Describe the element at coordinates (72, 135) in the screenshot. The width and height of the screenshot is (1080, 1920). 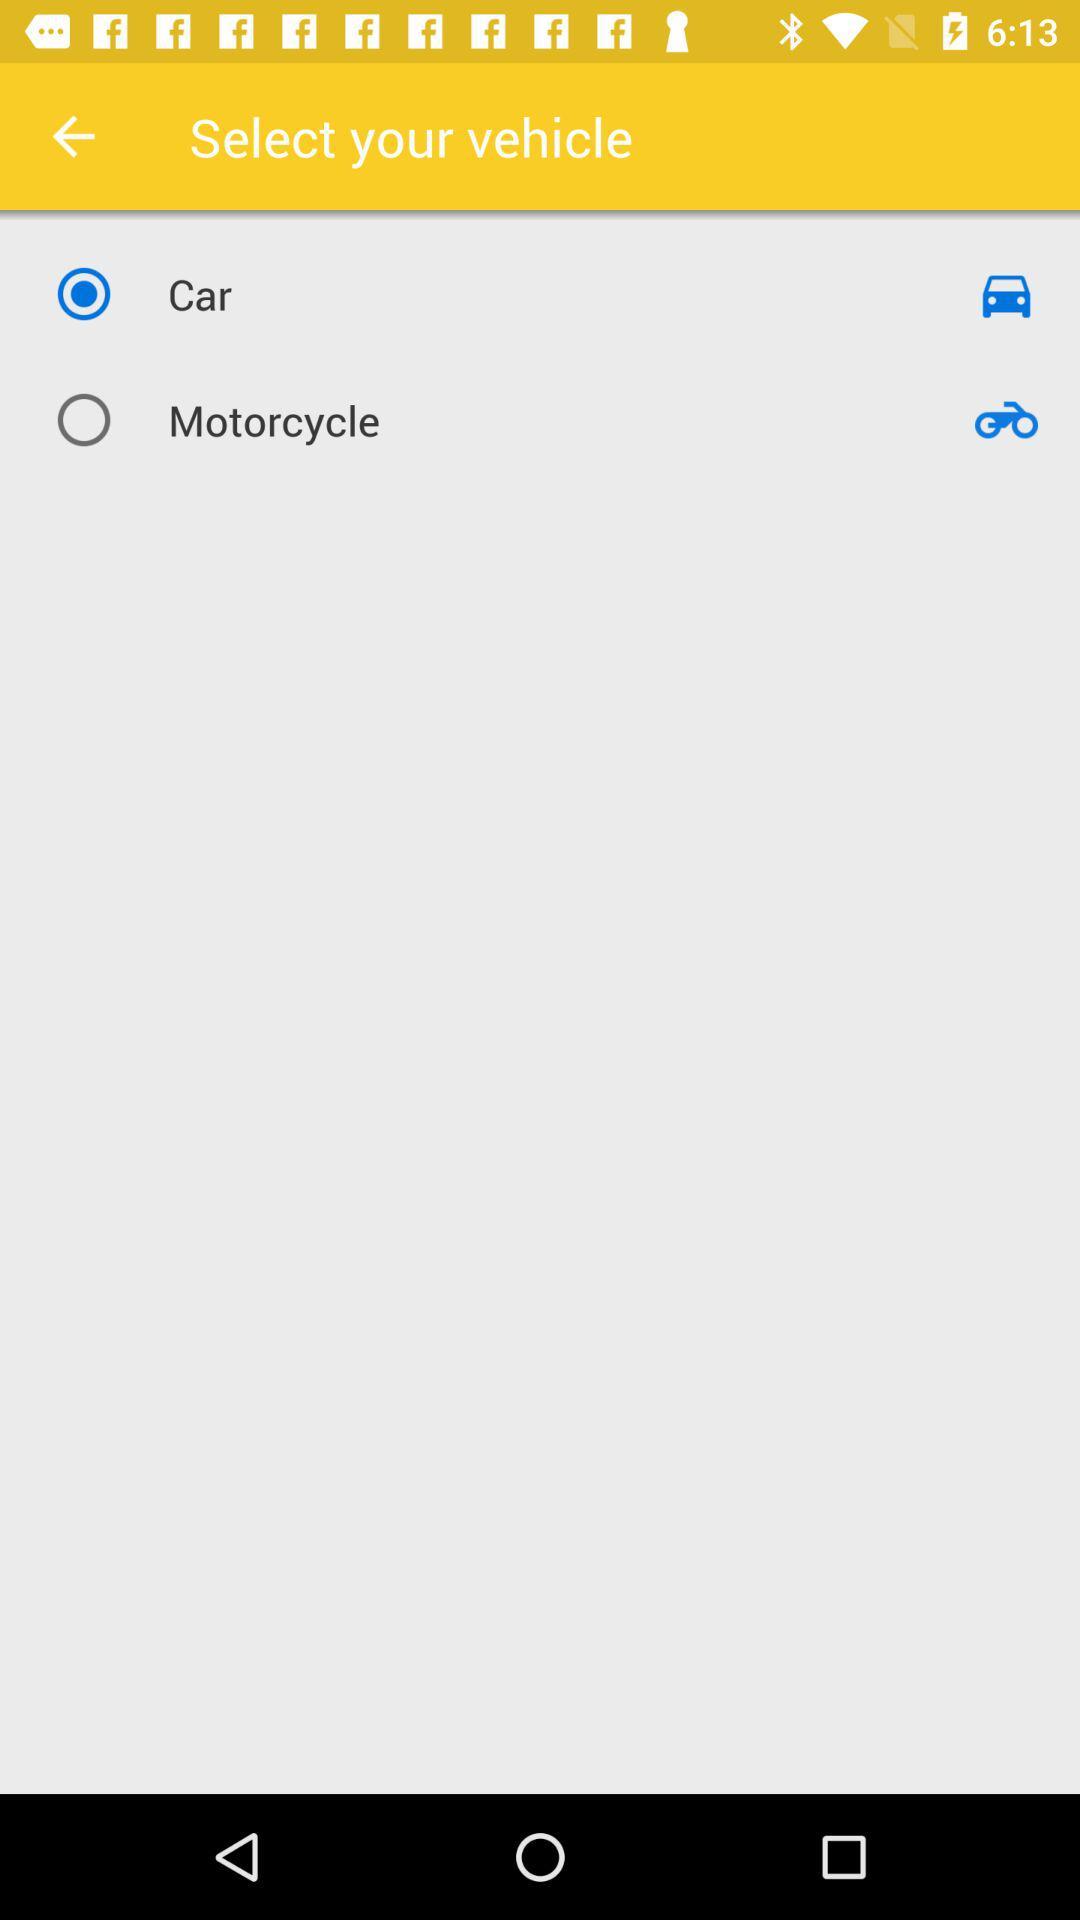
I see `the item next to the select your vehicle item` at that location.